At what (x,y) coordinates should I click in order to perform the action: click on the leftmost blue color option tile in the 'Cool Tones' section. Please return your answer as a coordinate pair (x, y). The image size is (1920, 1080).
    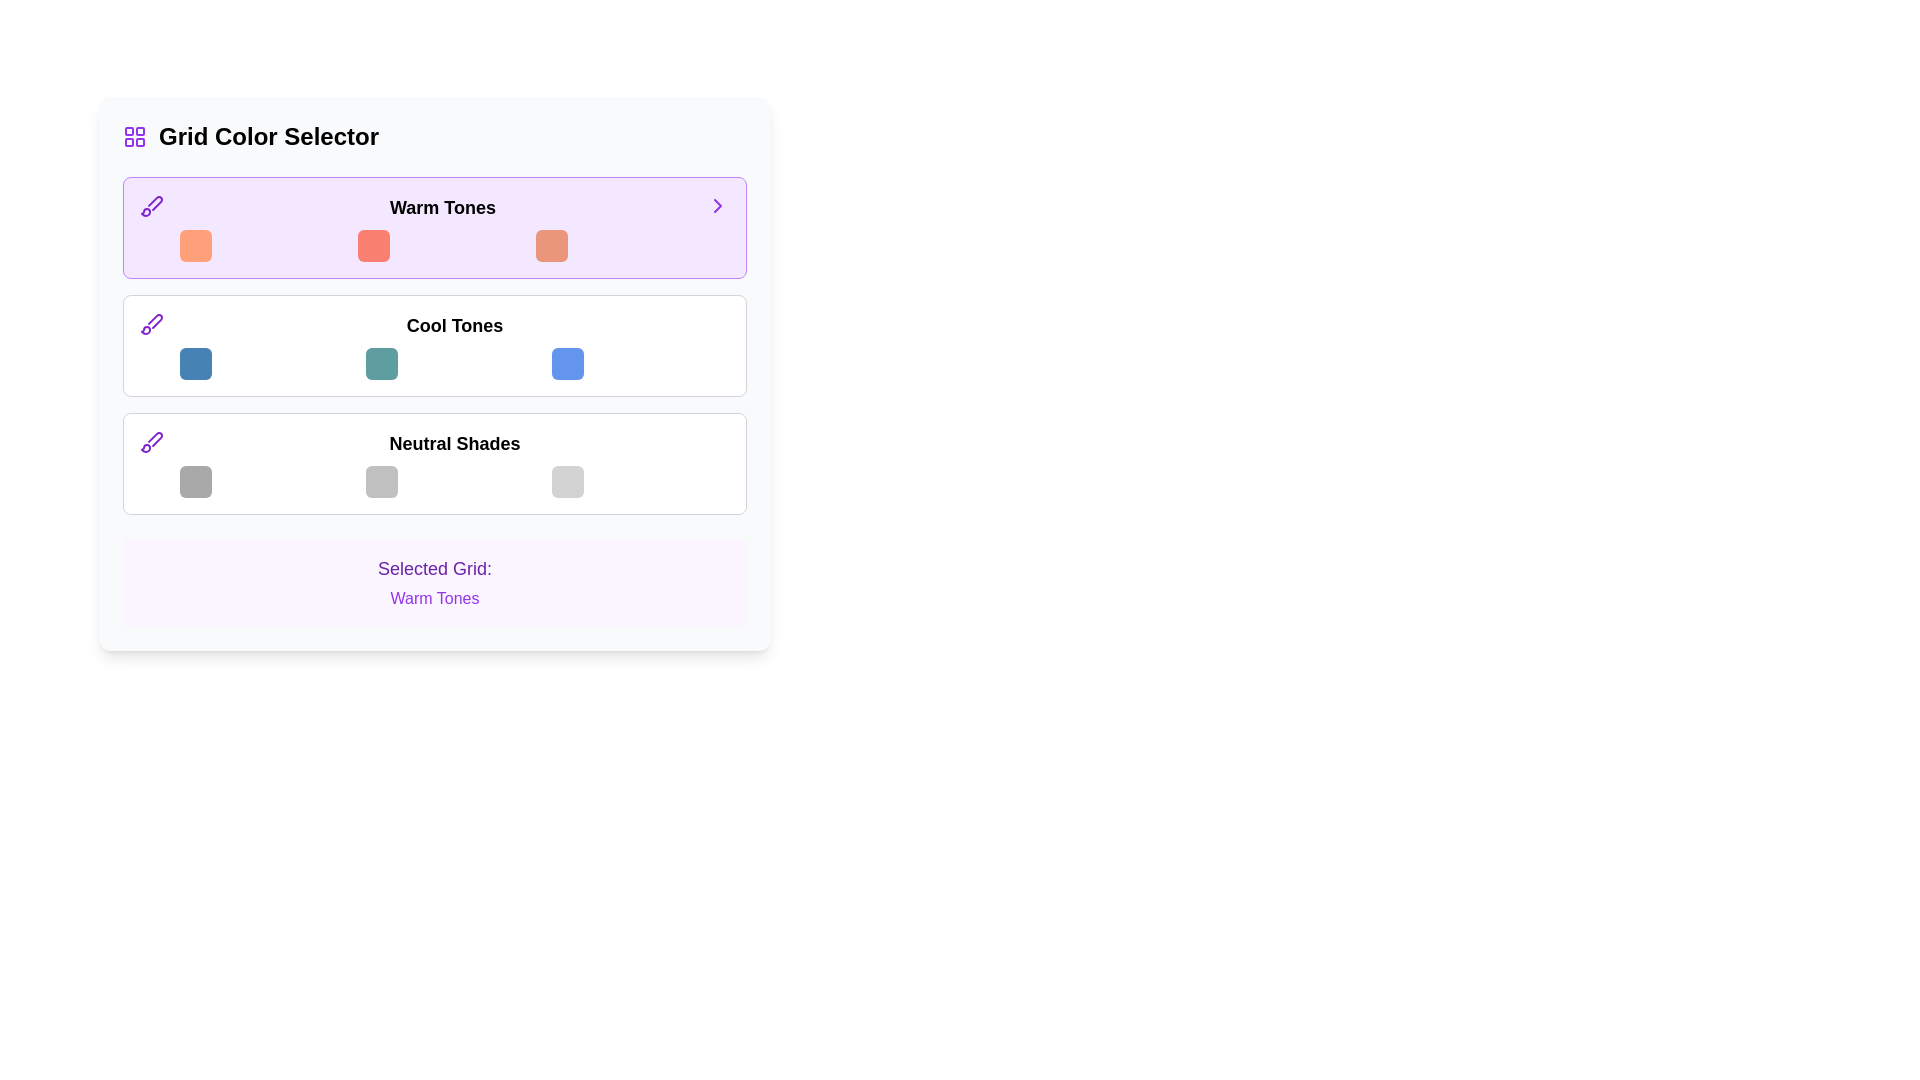
    Looking at the image, I should click on (196, 363).